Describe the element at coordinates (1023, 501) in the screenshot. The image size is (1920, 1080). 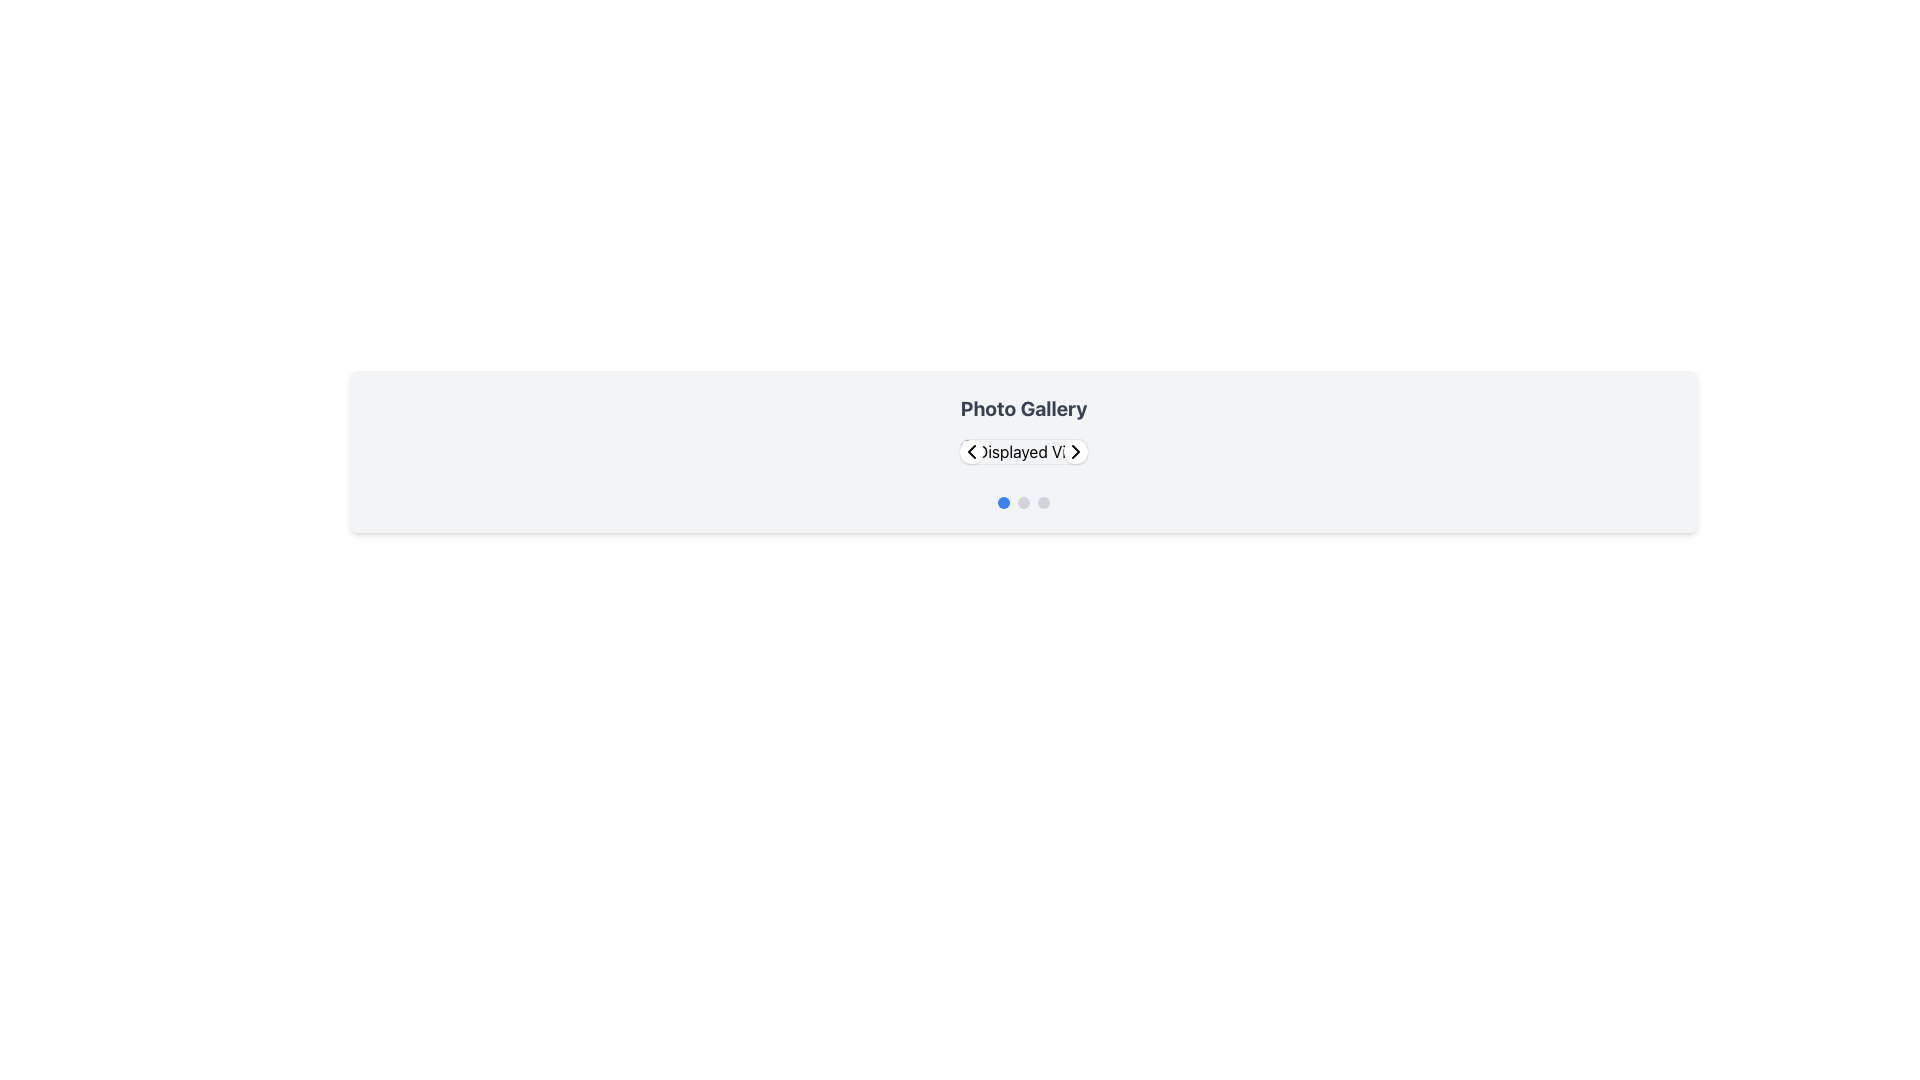
I see `the second circular button located below the 'Photo Gallery' heading` at that location.